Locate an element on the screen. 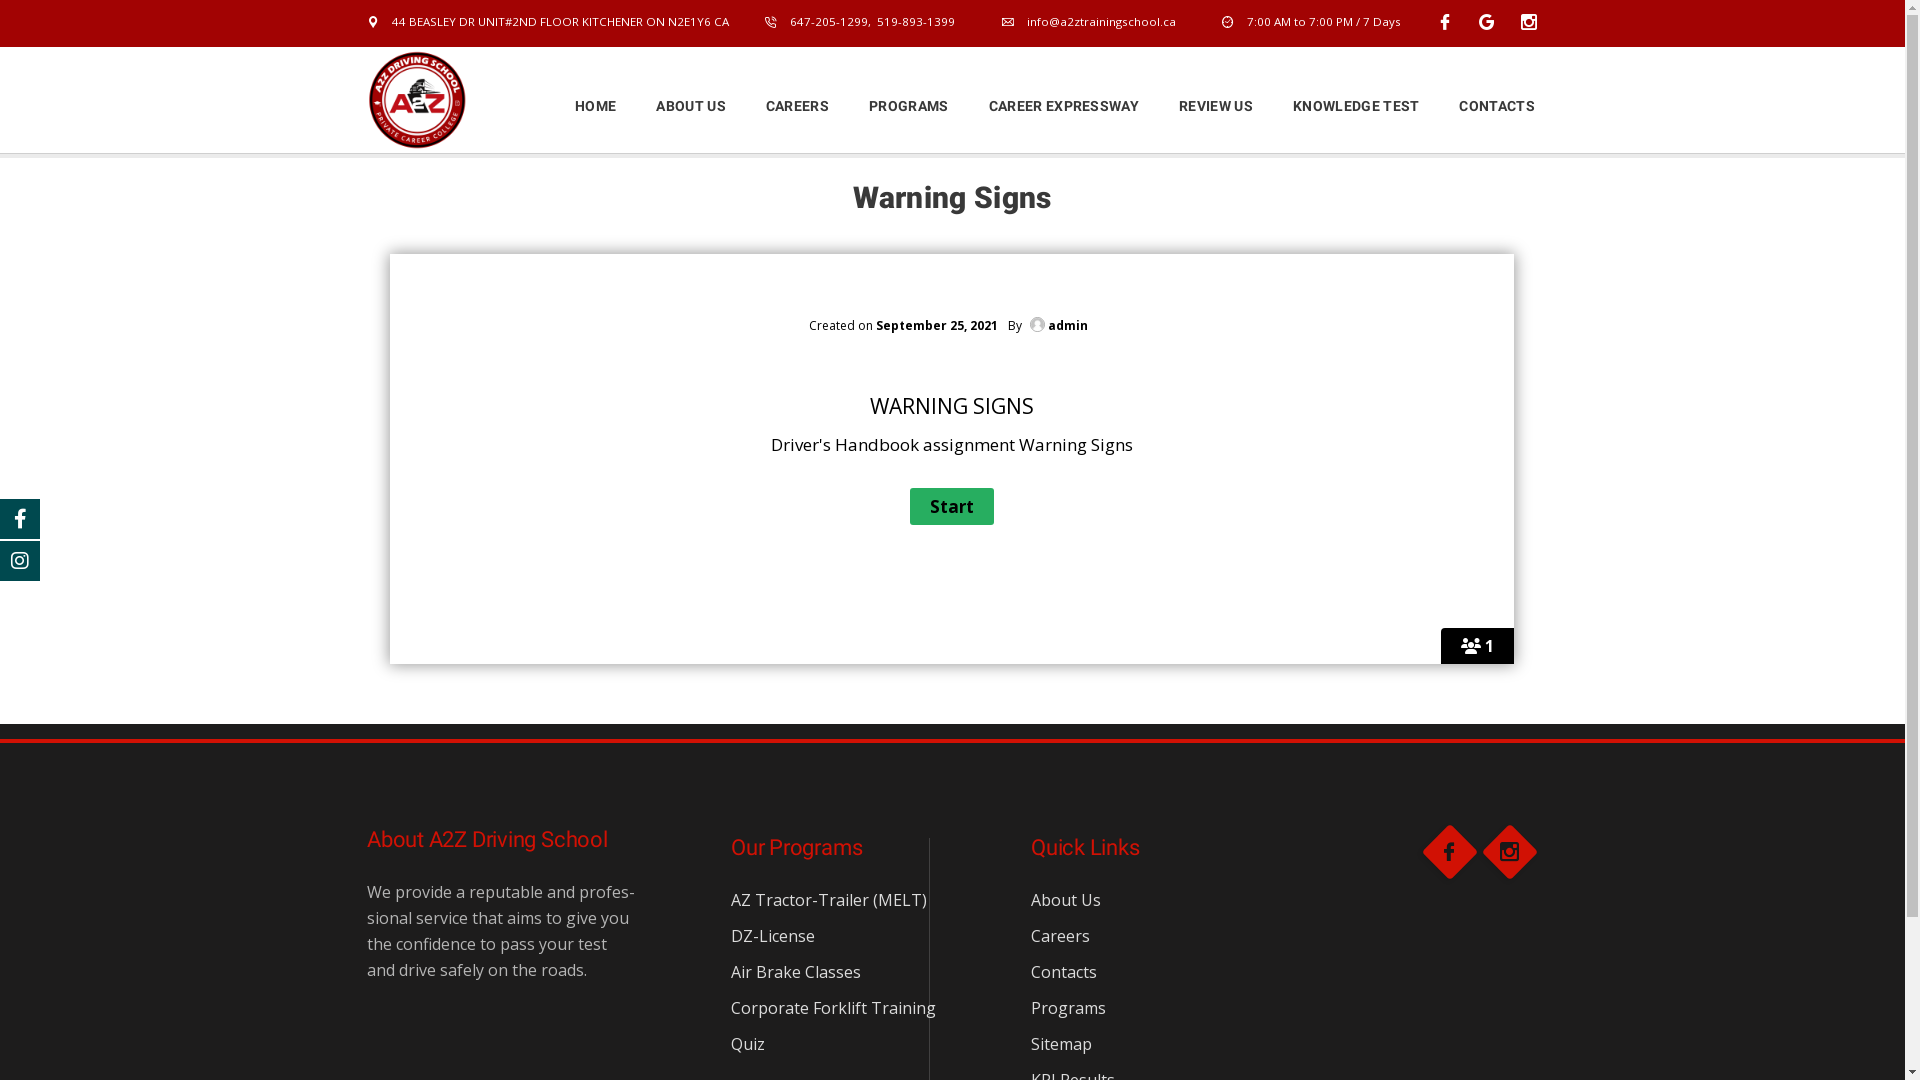 The width and height of the screenshot is (1920, 1080). 'Quiz' is located at coordinates (747, 1043).